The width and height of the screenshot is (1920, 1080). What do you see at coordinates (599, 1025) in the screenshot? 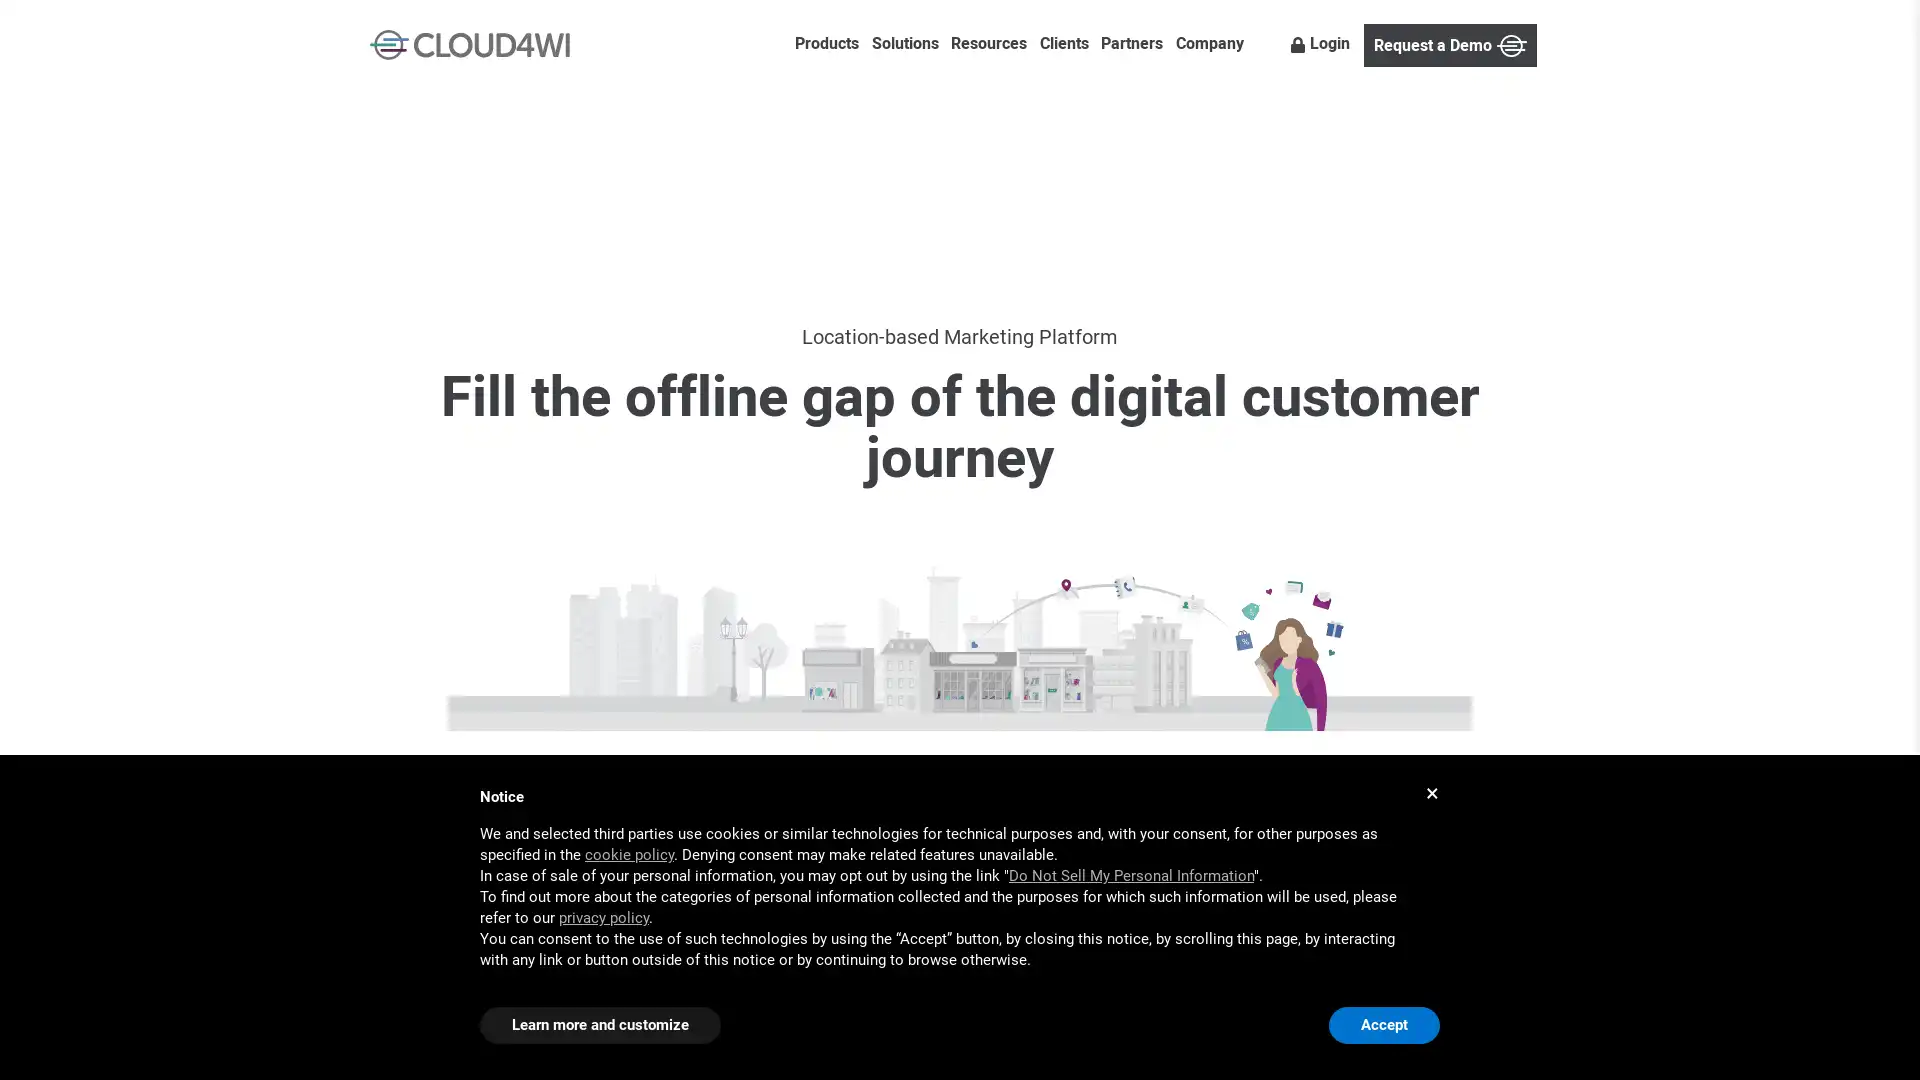
I see `Learn more and customize` at bounding box center [599, 1025].